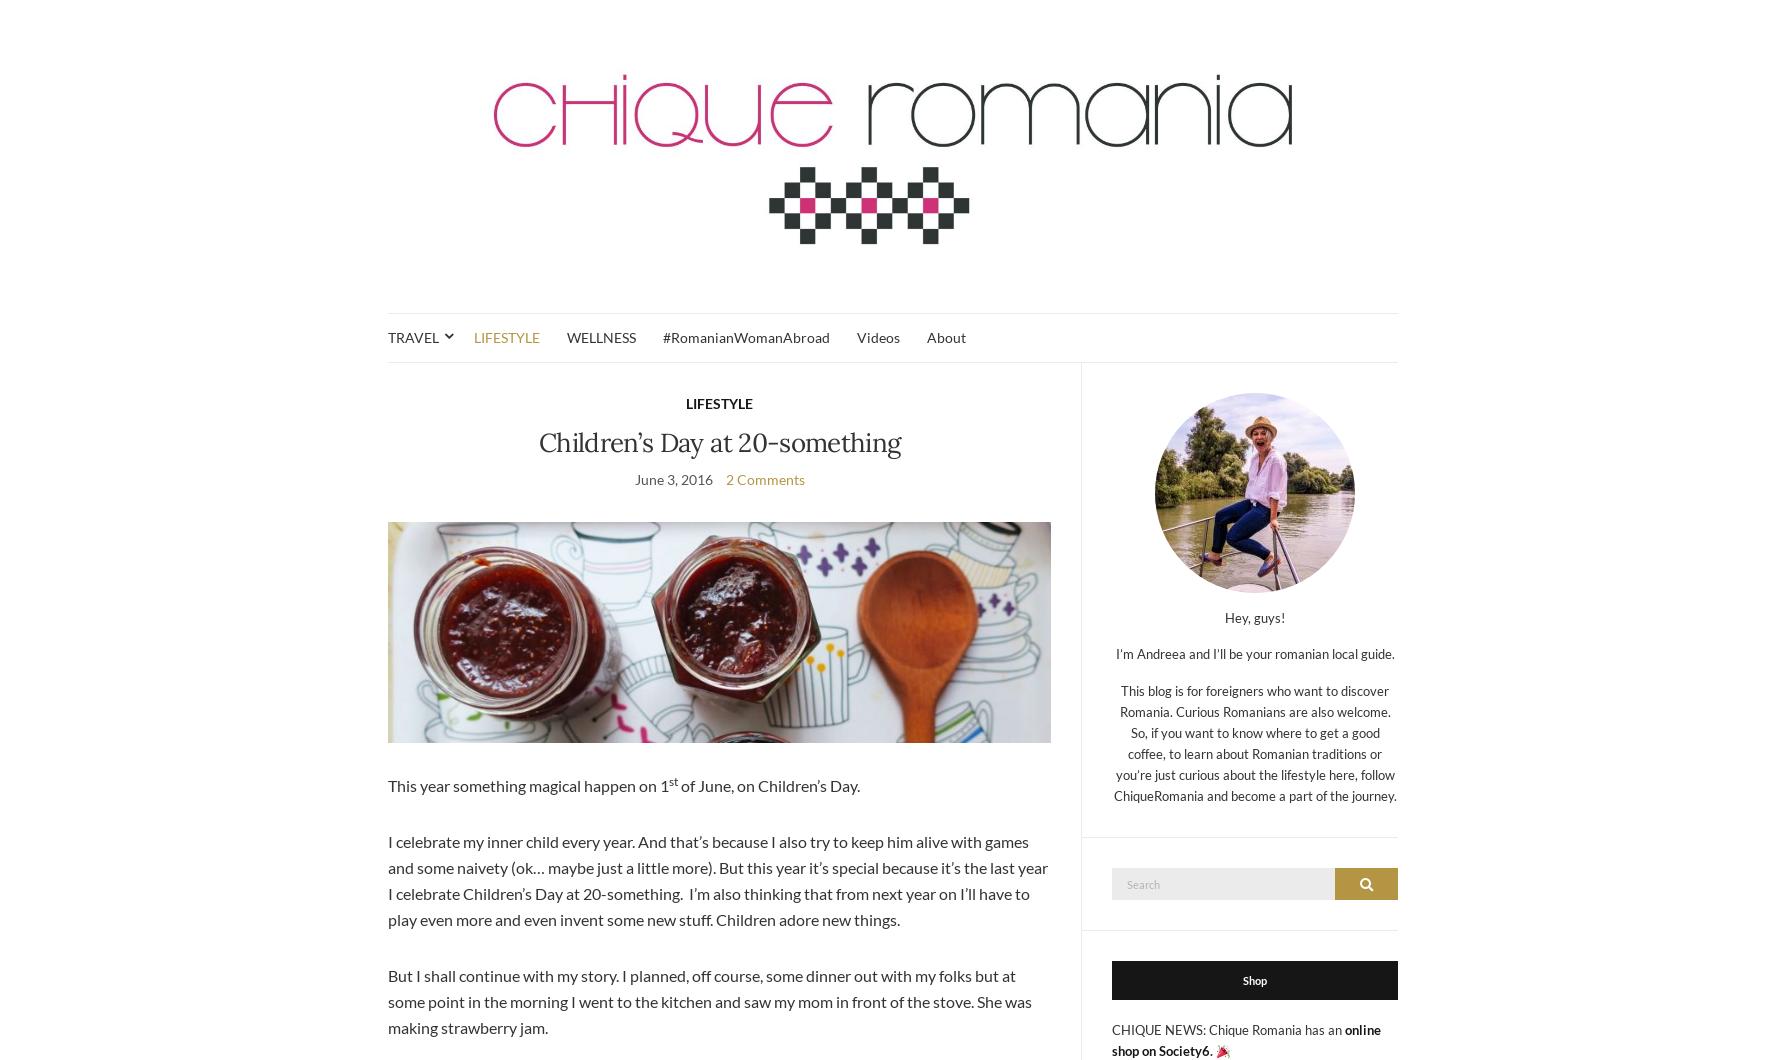 Image resolution: width=1786 pixels, height=1060 pixels. Describe the element at coordinates (1211, 1049) in the screenshot. I see `'.'` at that location.